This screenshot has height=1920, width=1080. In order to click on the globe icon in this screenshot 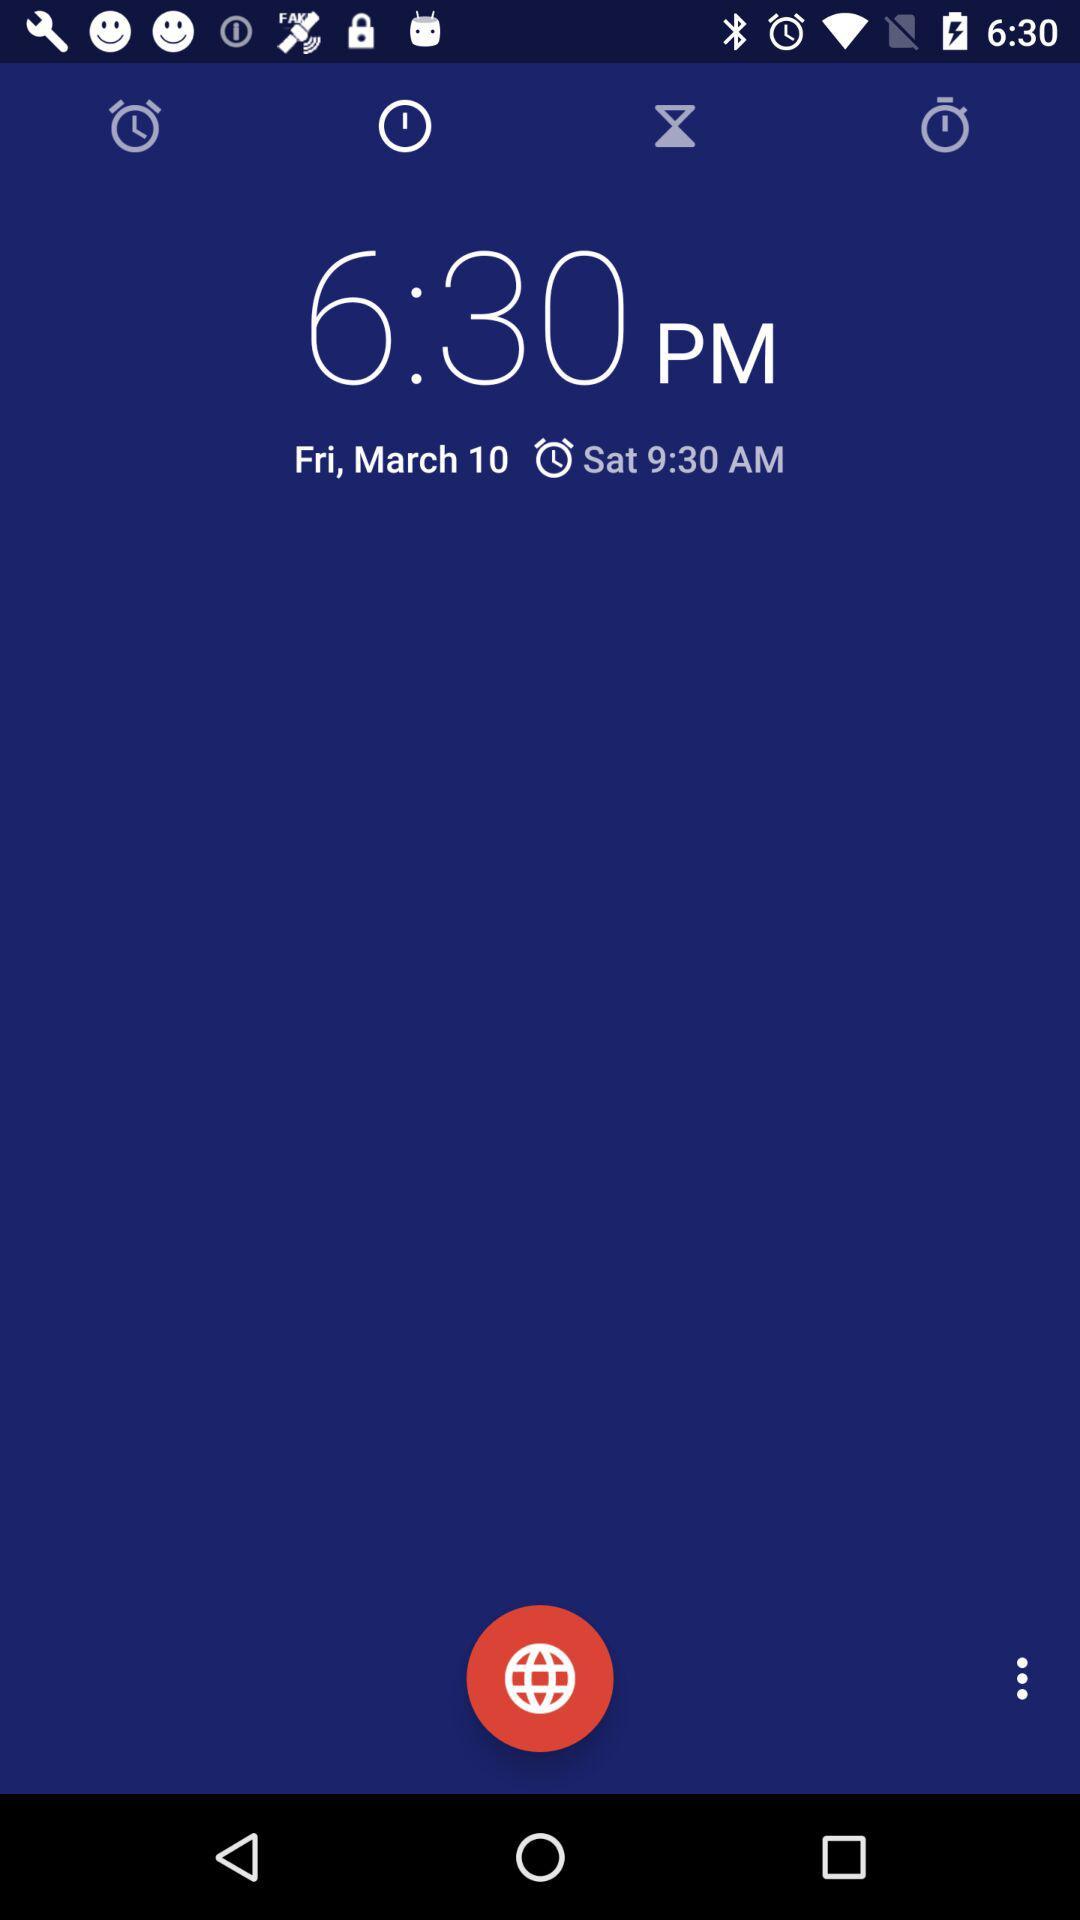, I will do `click(540, 1678)`.